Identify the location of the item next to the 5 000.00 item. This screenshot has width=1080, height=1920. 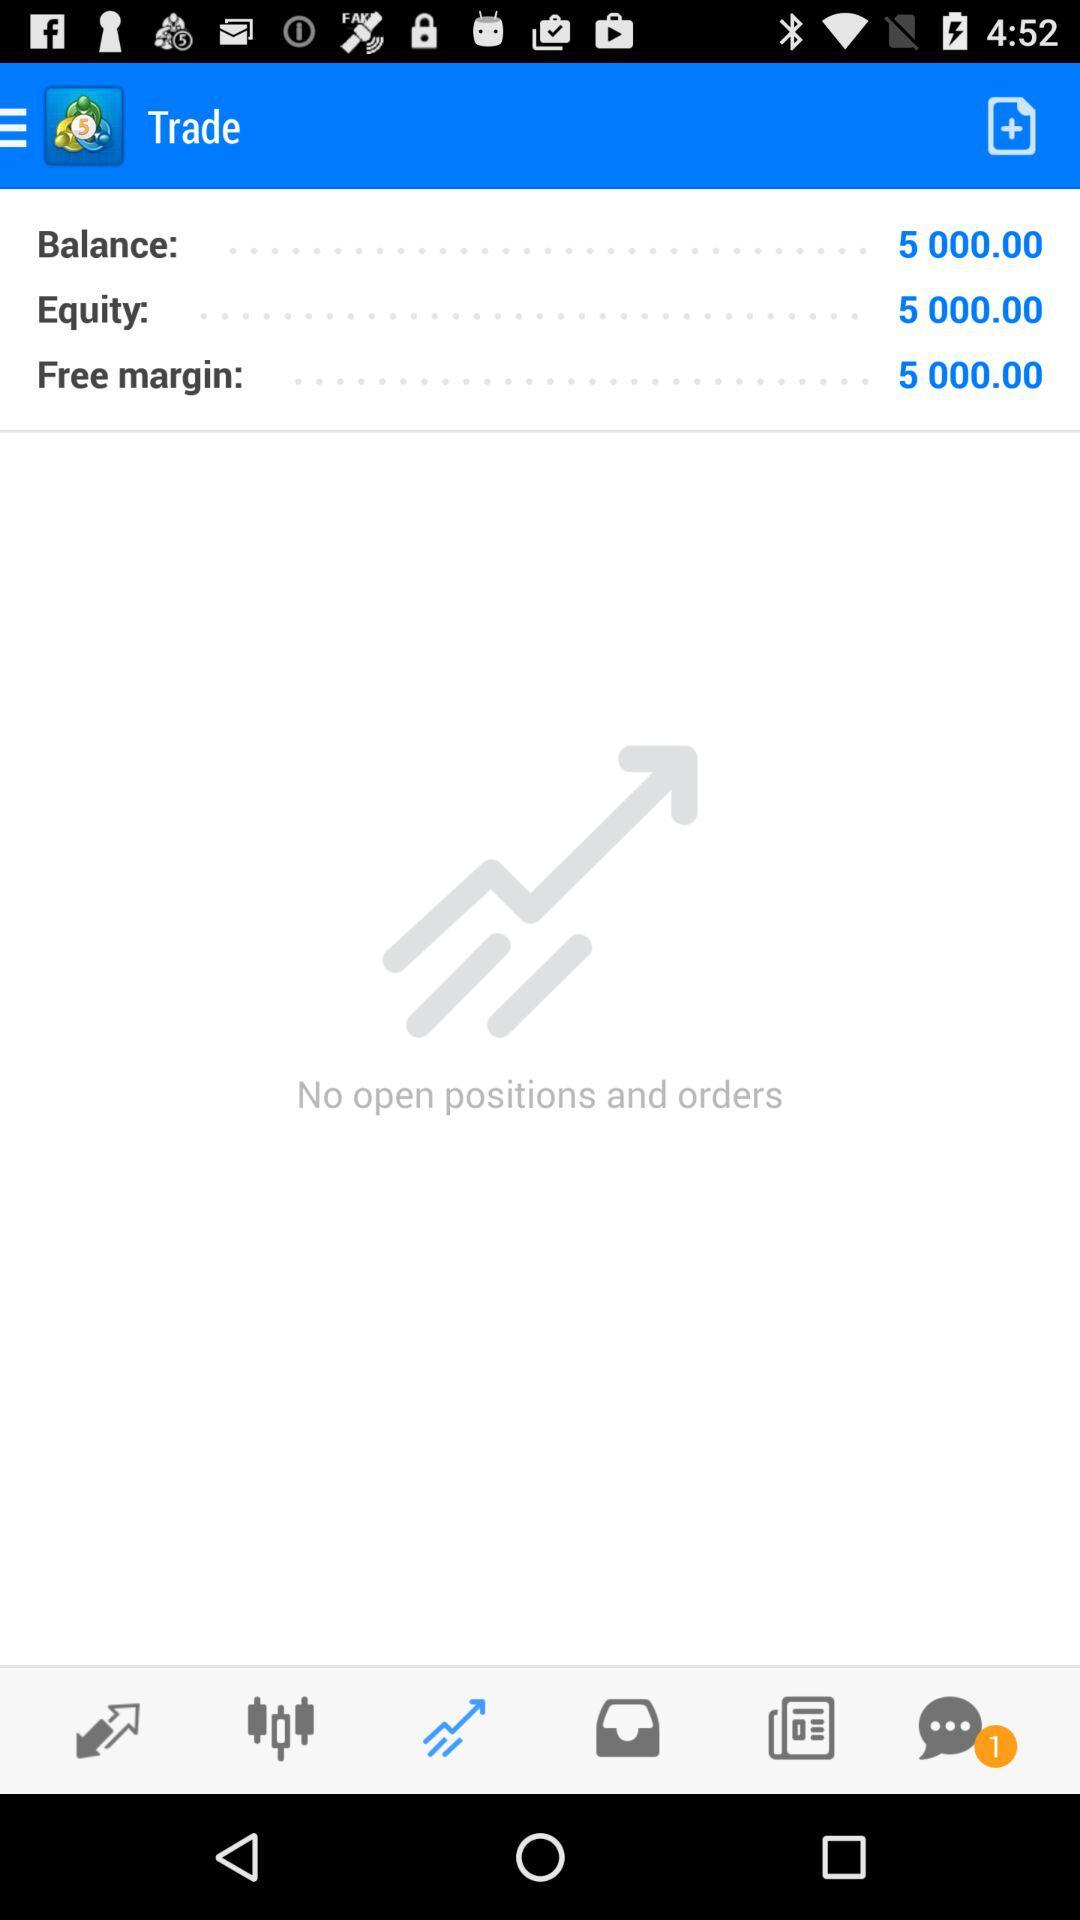
(556, 236).